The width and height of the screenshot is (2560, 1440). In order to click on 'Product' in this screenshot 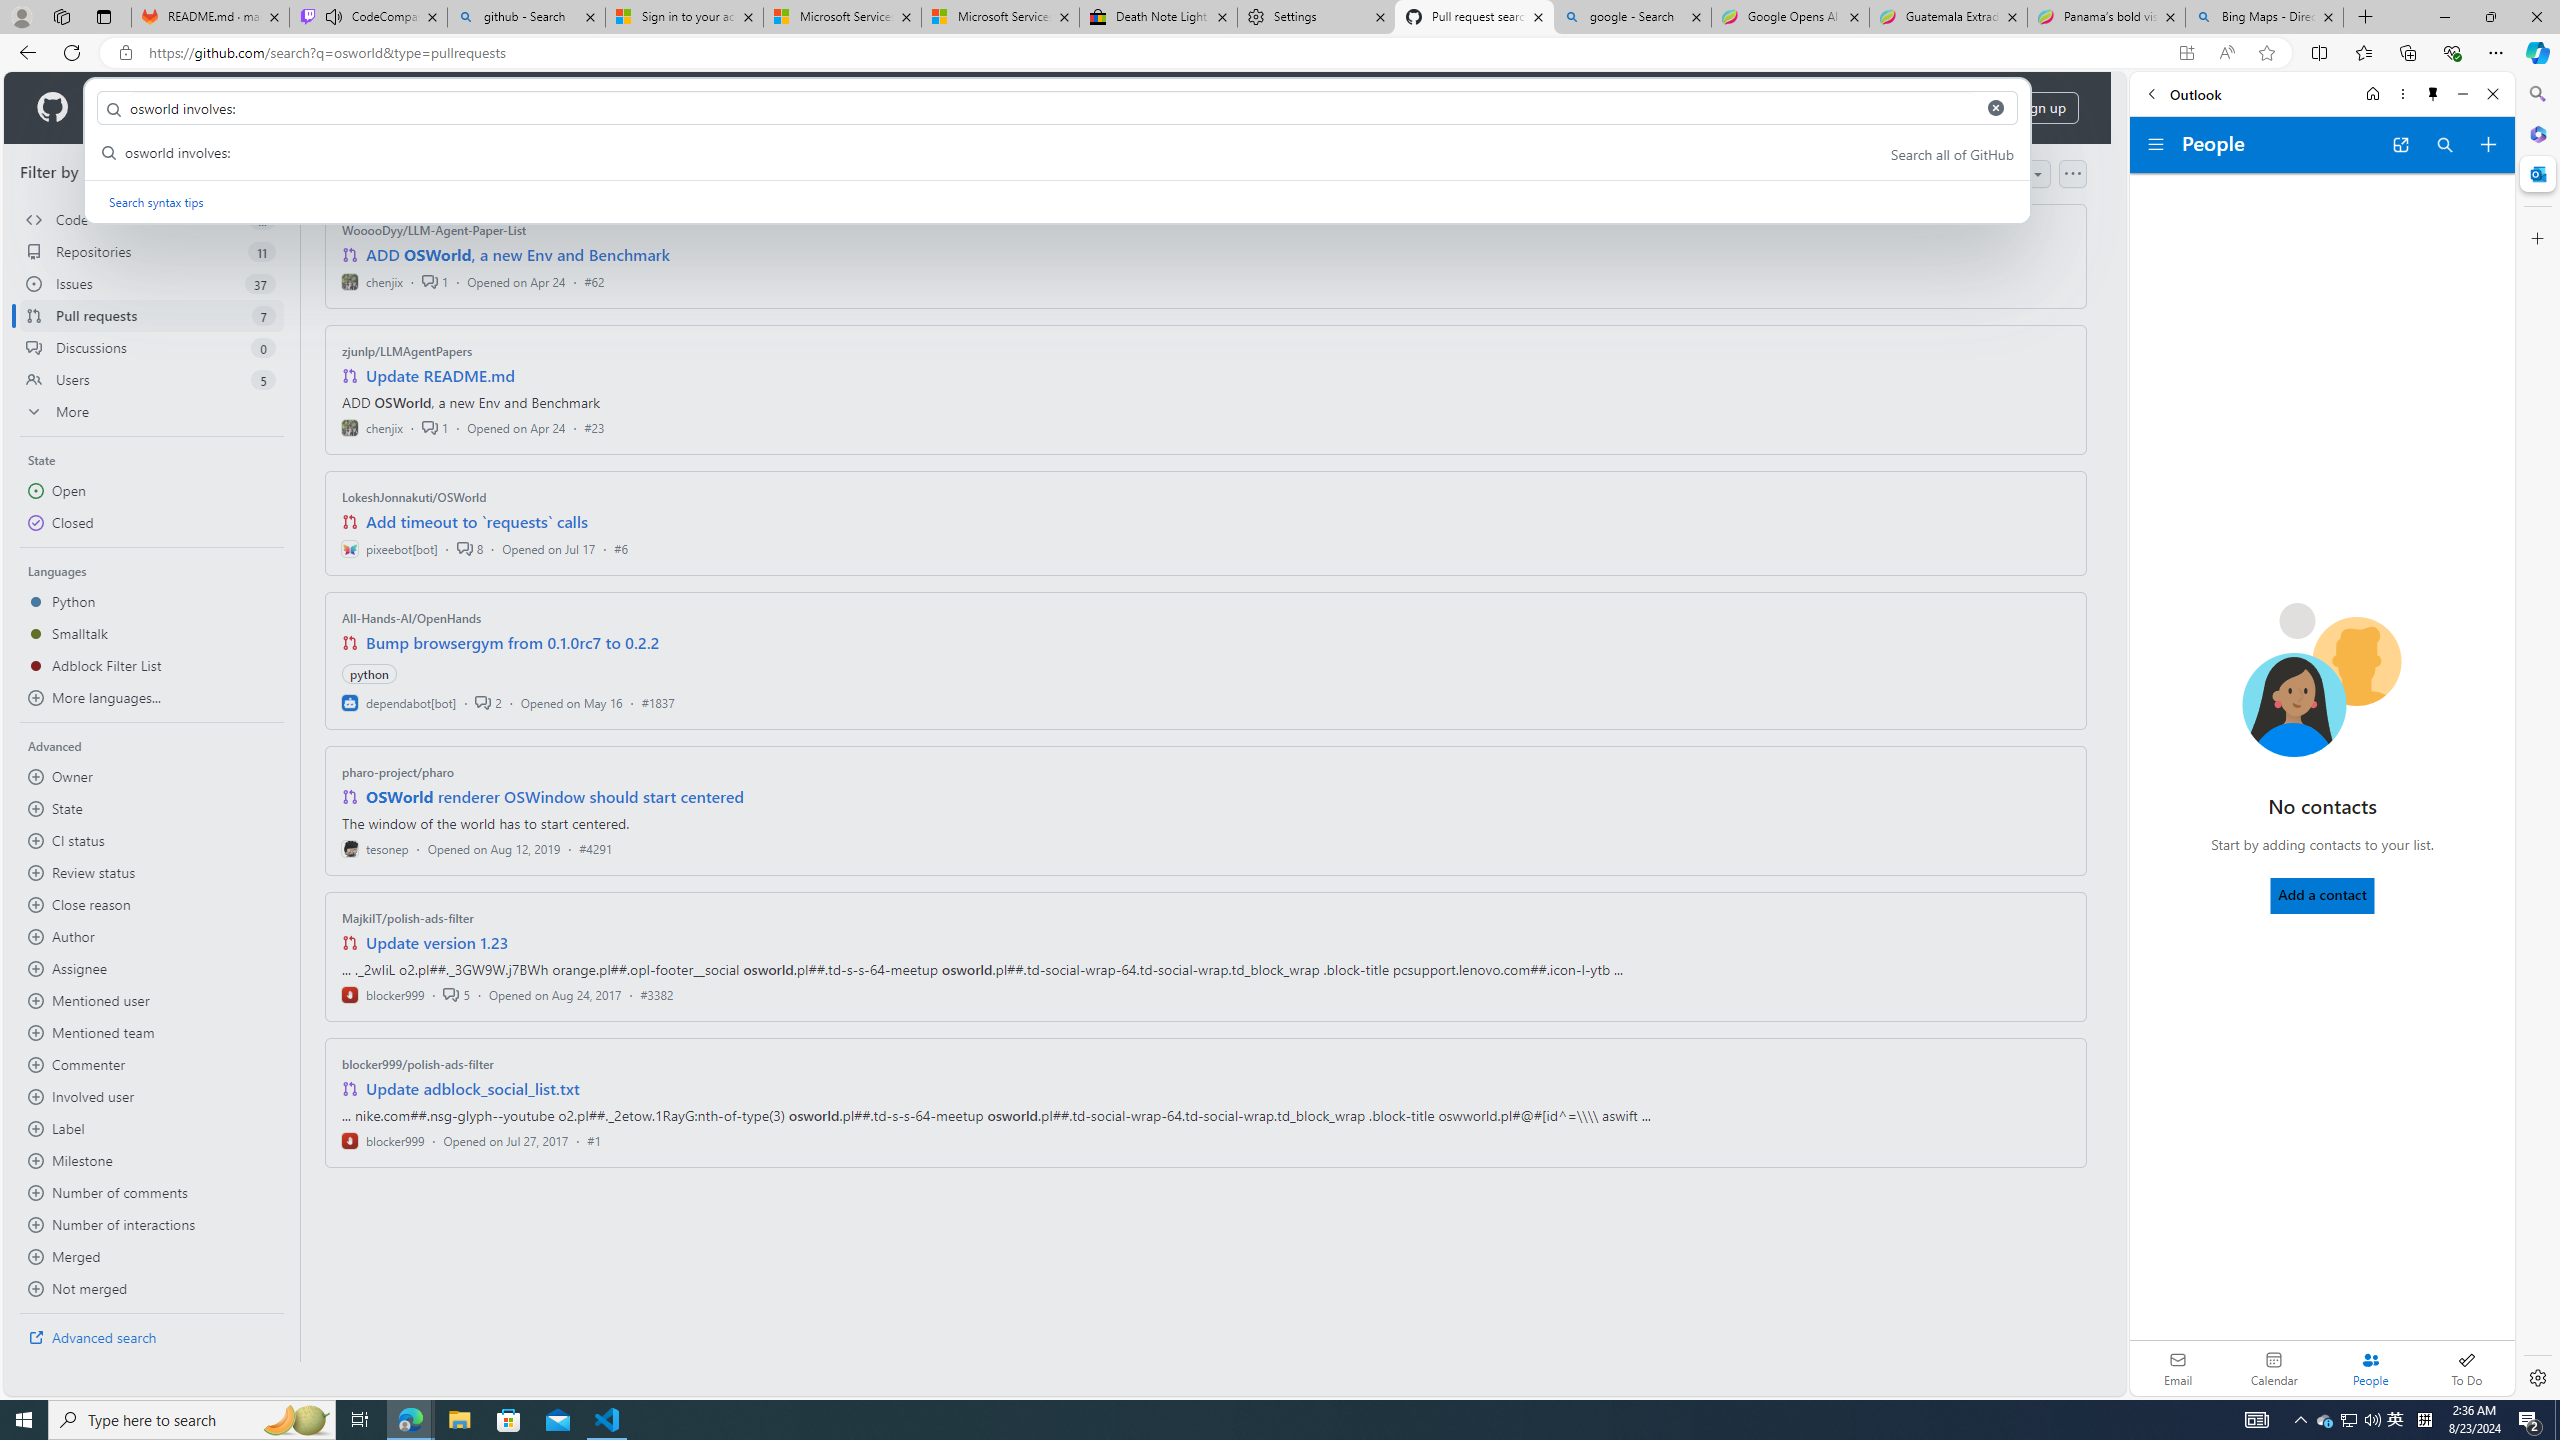, I will do `click(130, 107)`.